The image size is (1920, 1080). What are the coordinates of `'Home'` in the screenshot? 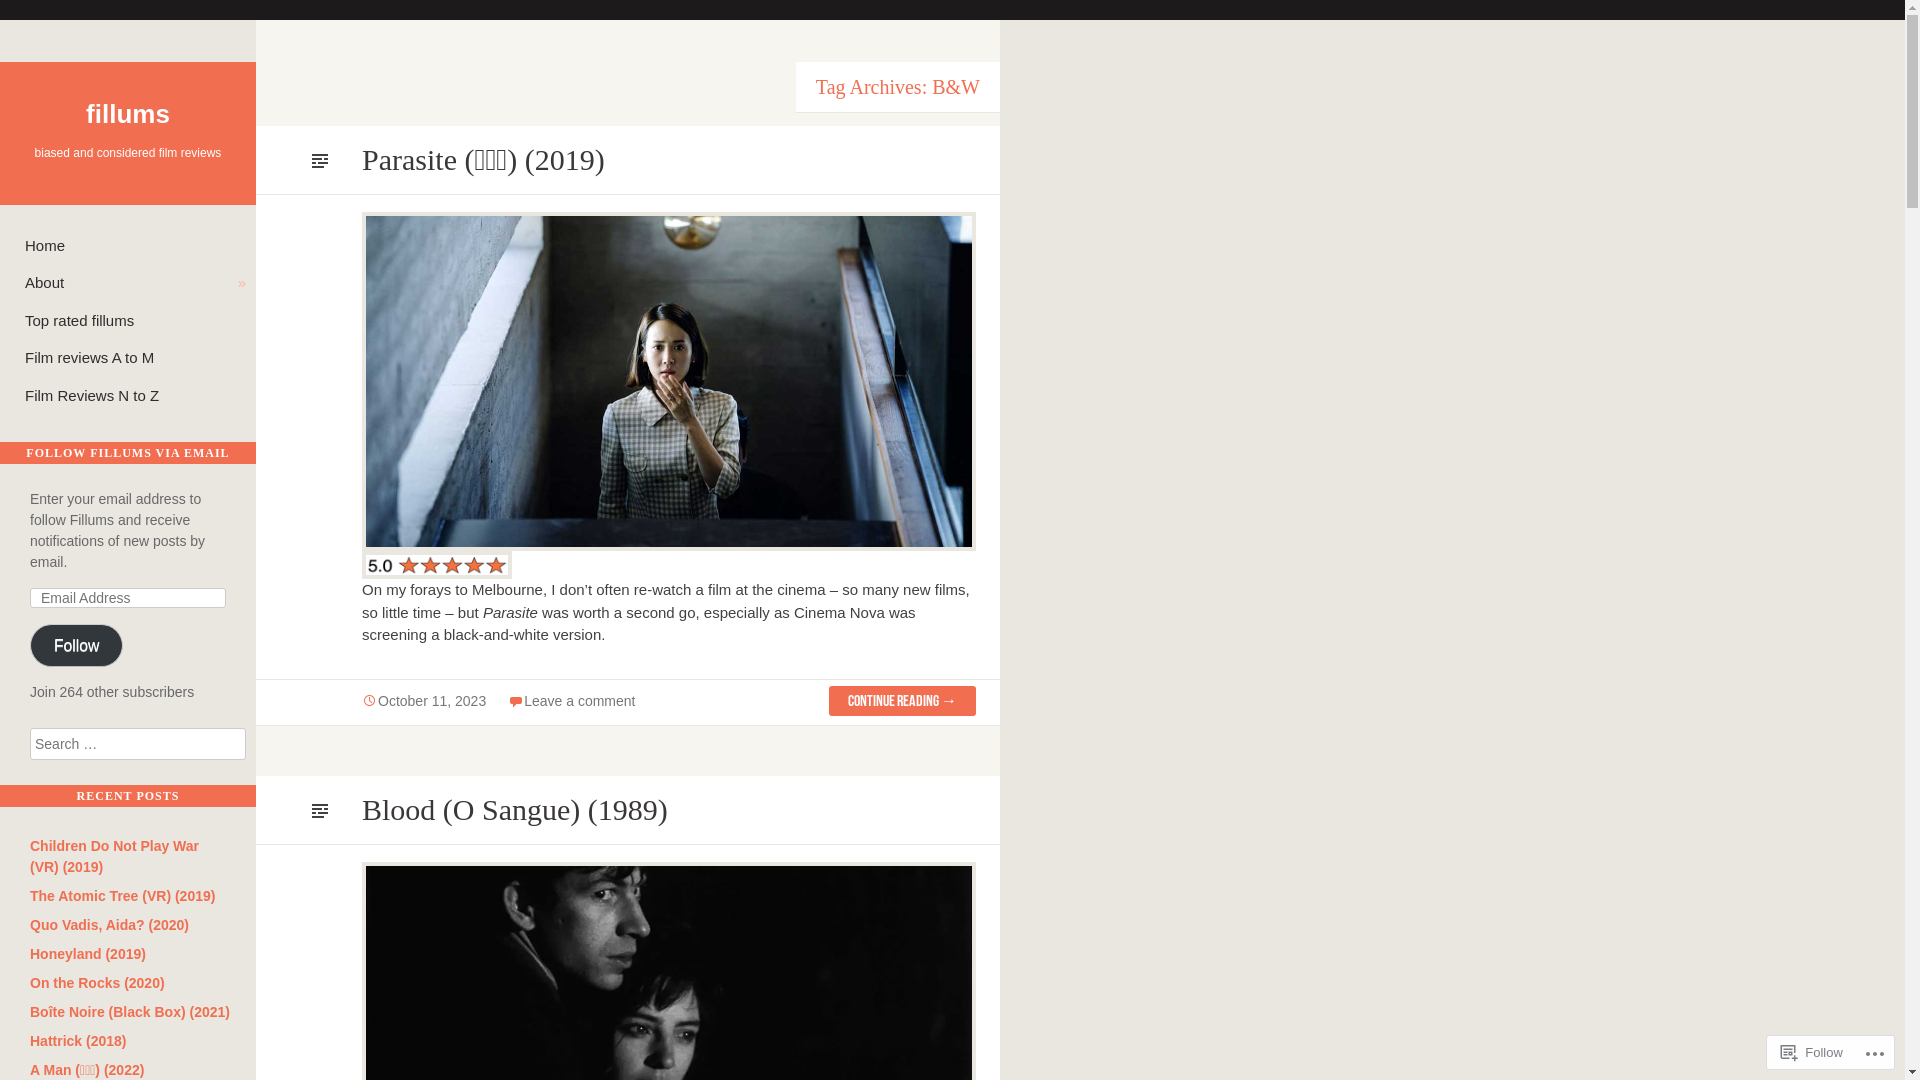 It's located at (134, 245).